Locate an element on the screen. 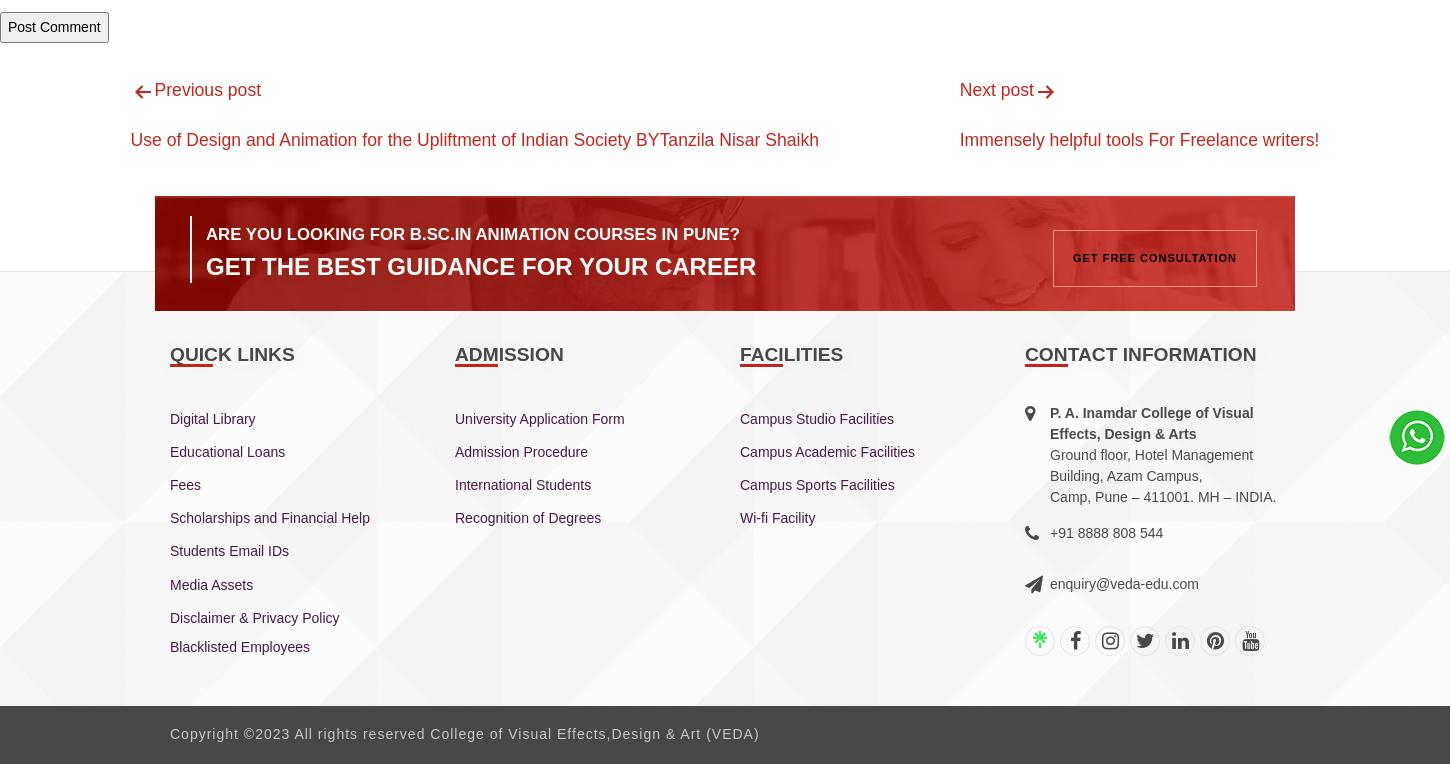  'Educational Loans' is located at coordinates (226, 450).